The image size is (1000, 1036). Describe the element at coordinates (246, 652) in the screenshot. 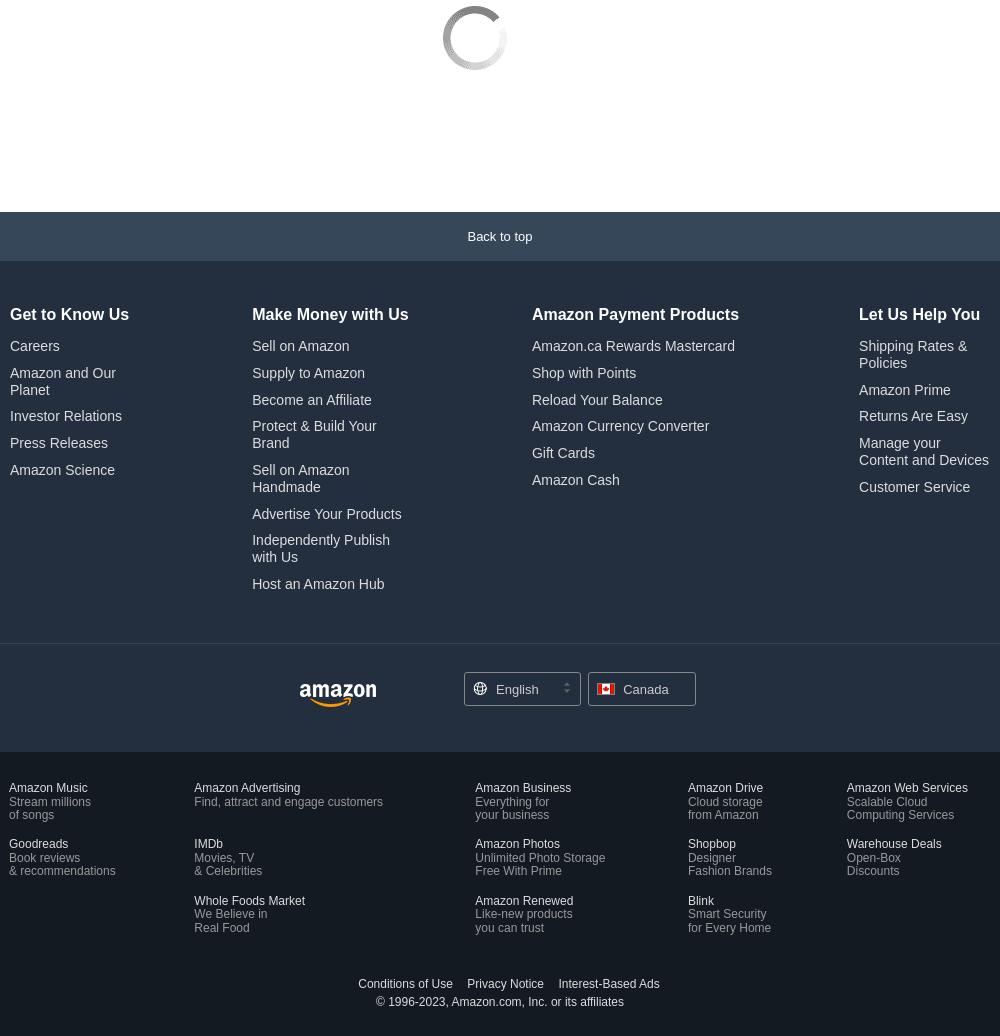

I see `'Amazon Advertising'` at that location.